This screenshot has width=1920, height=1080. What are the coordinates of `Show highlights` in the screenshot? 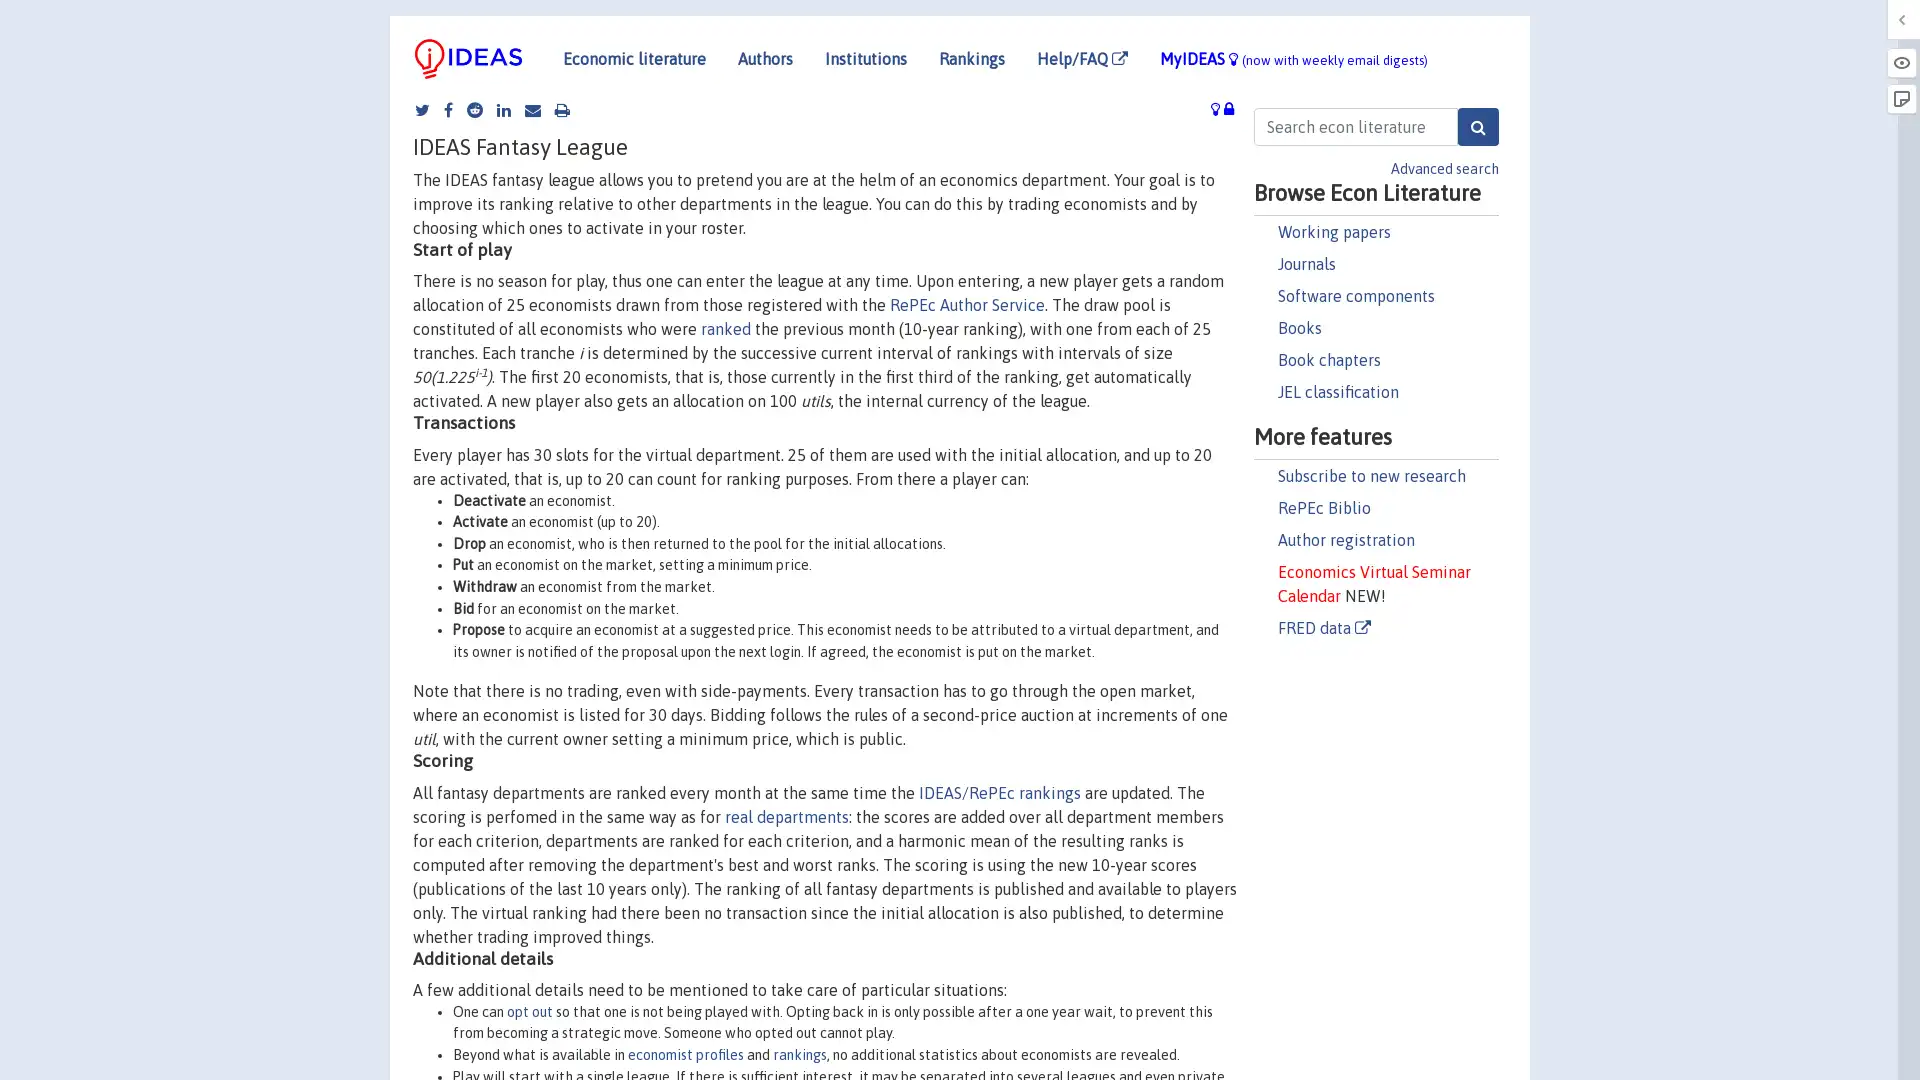 It's located at (1900, 61).